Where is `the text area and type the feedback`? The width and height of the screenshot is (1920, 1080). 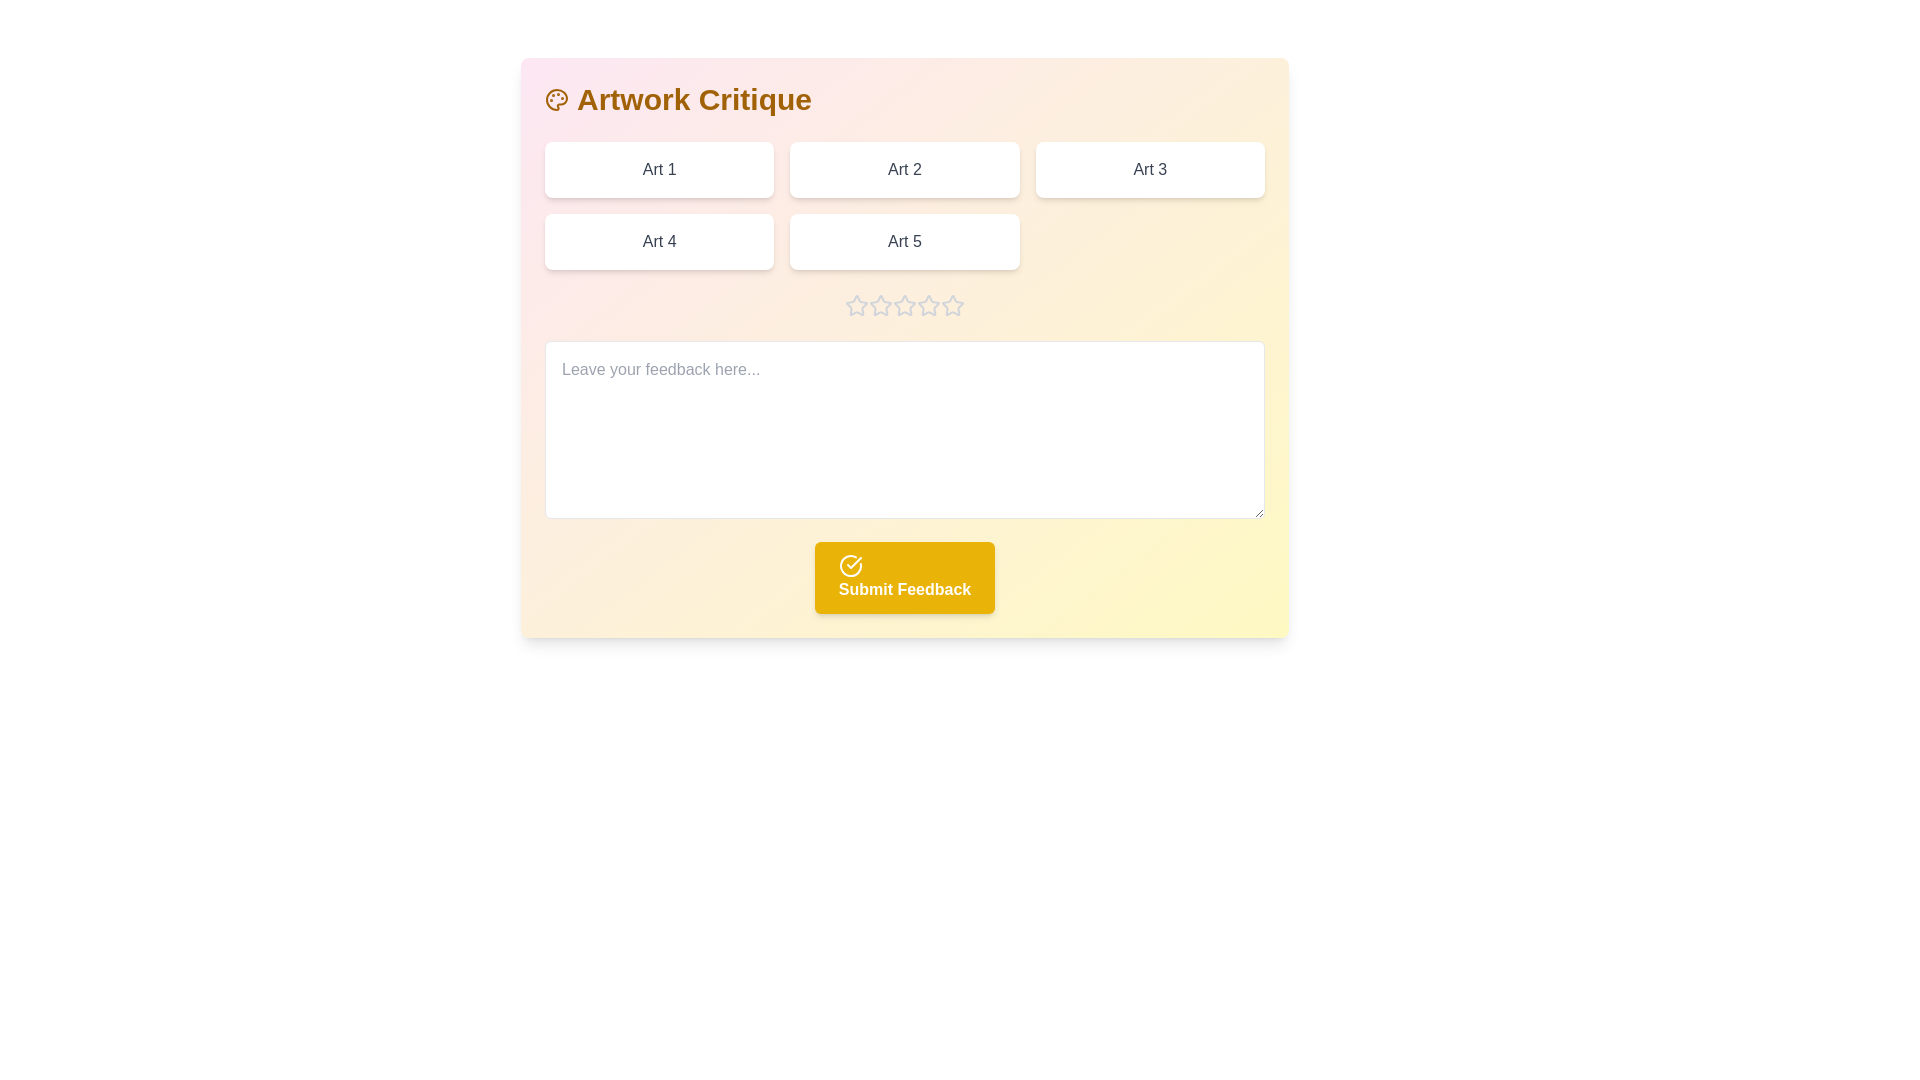 the text area and type the feedback is located at coordinates (904, 428).